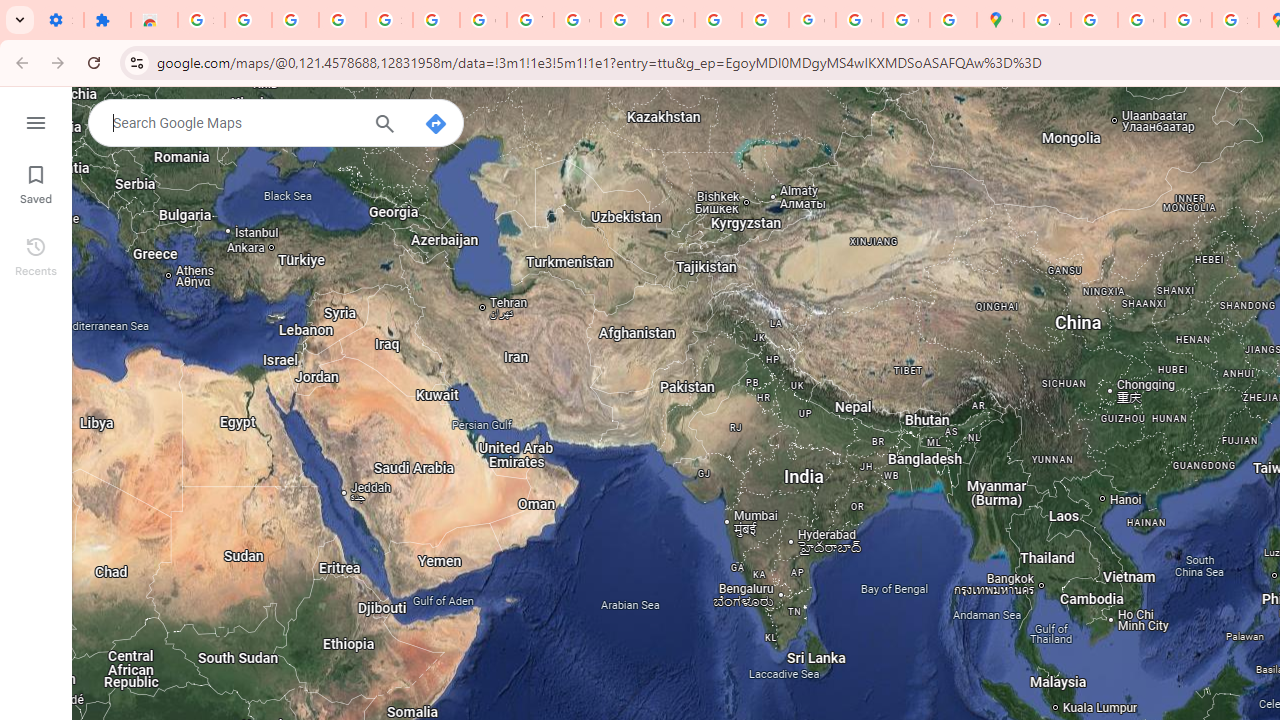  I want to click on 'Create your Google Account', so click(1141, 20).